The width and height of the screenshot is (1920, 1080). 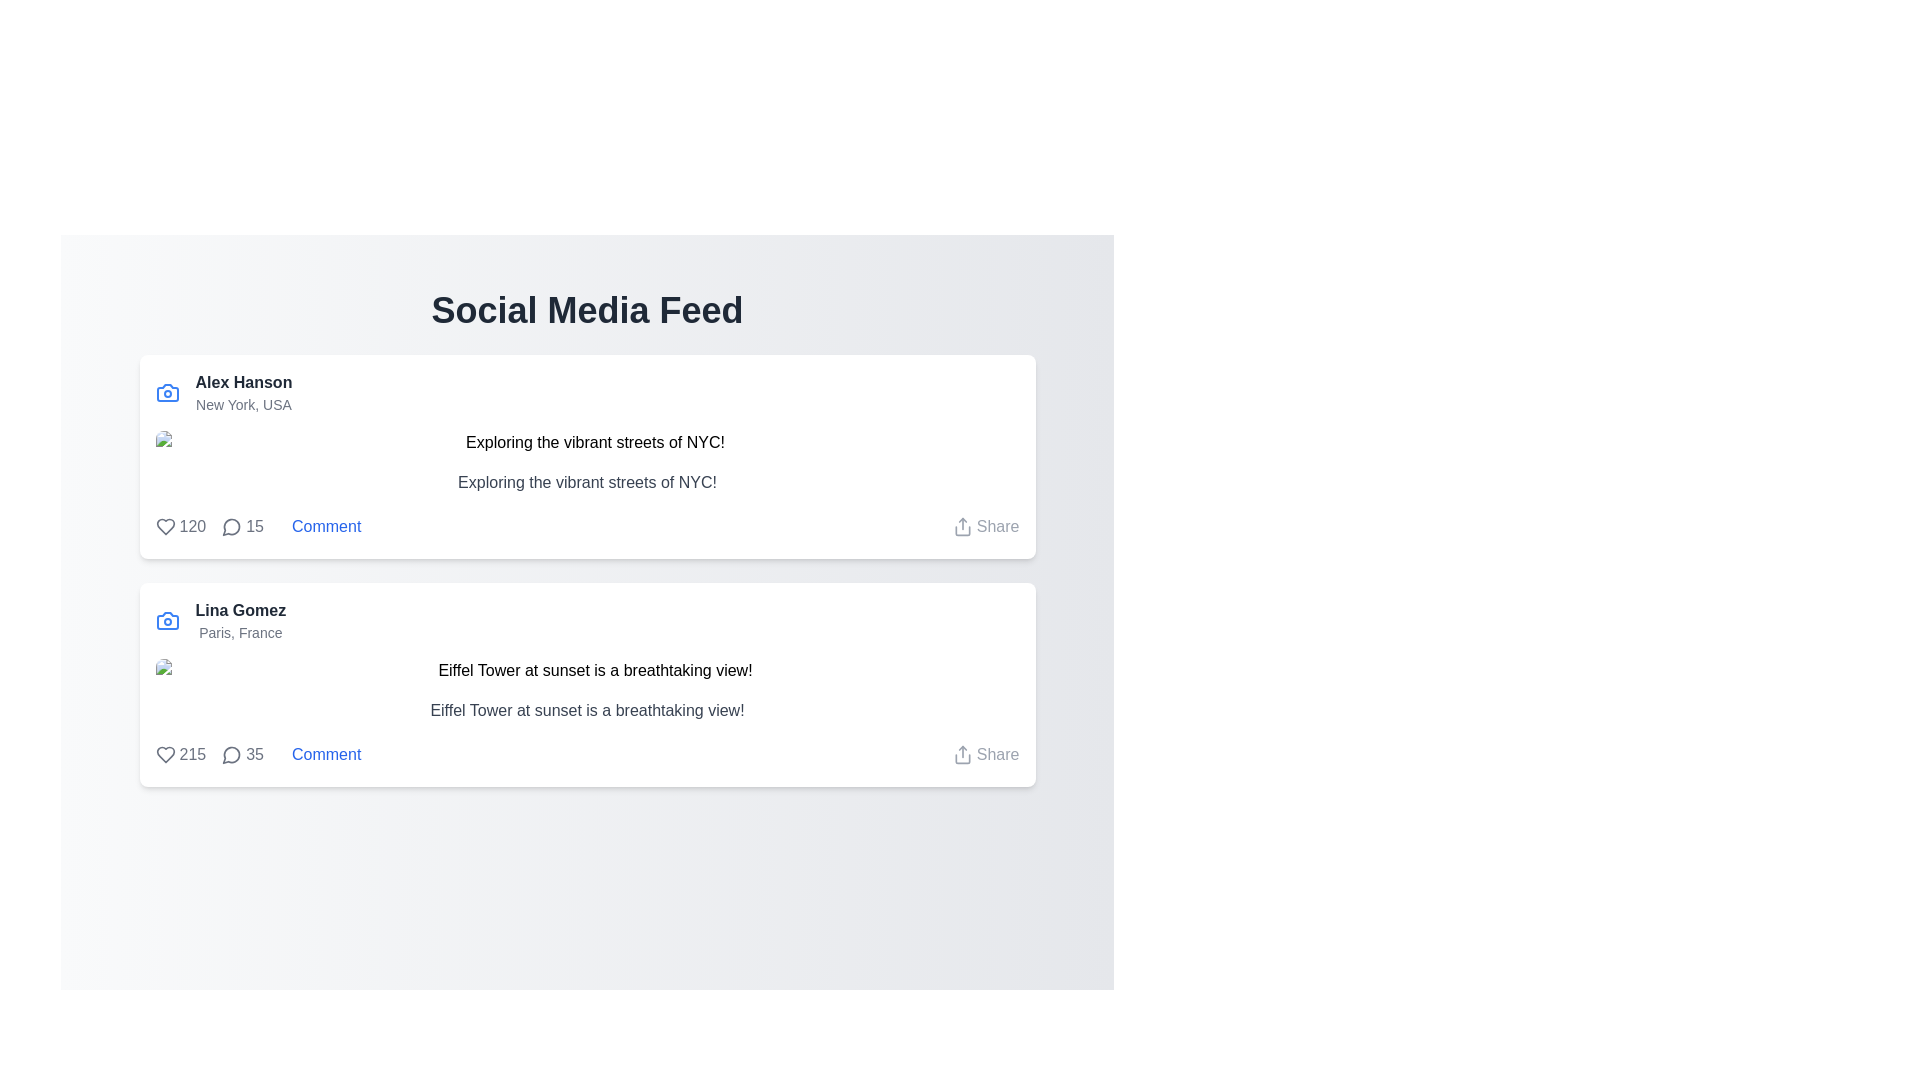 I want to click on the camera icon located to the immediate left of the text 'Lina Gomez', which signifies photographic functionality, so click(x=167, y=620).